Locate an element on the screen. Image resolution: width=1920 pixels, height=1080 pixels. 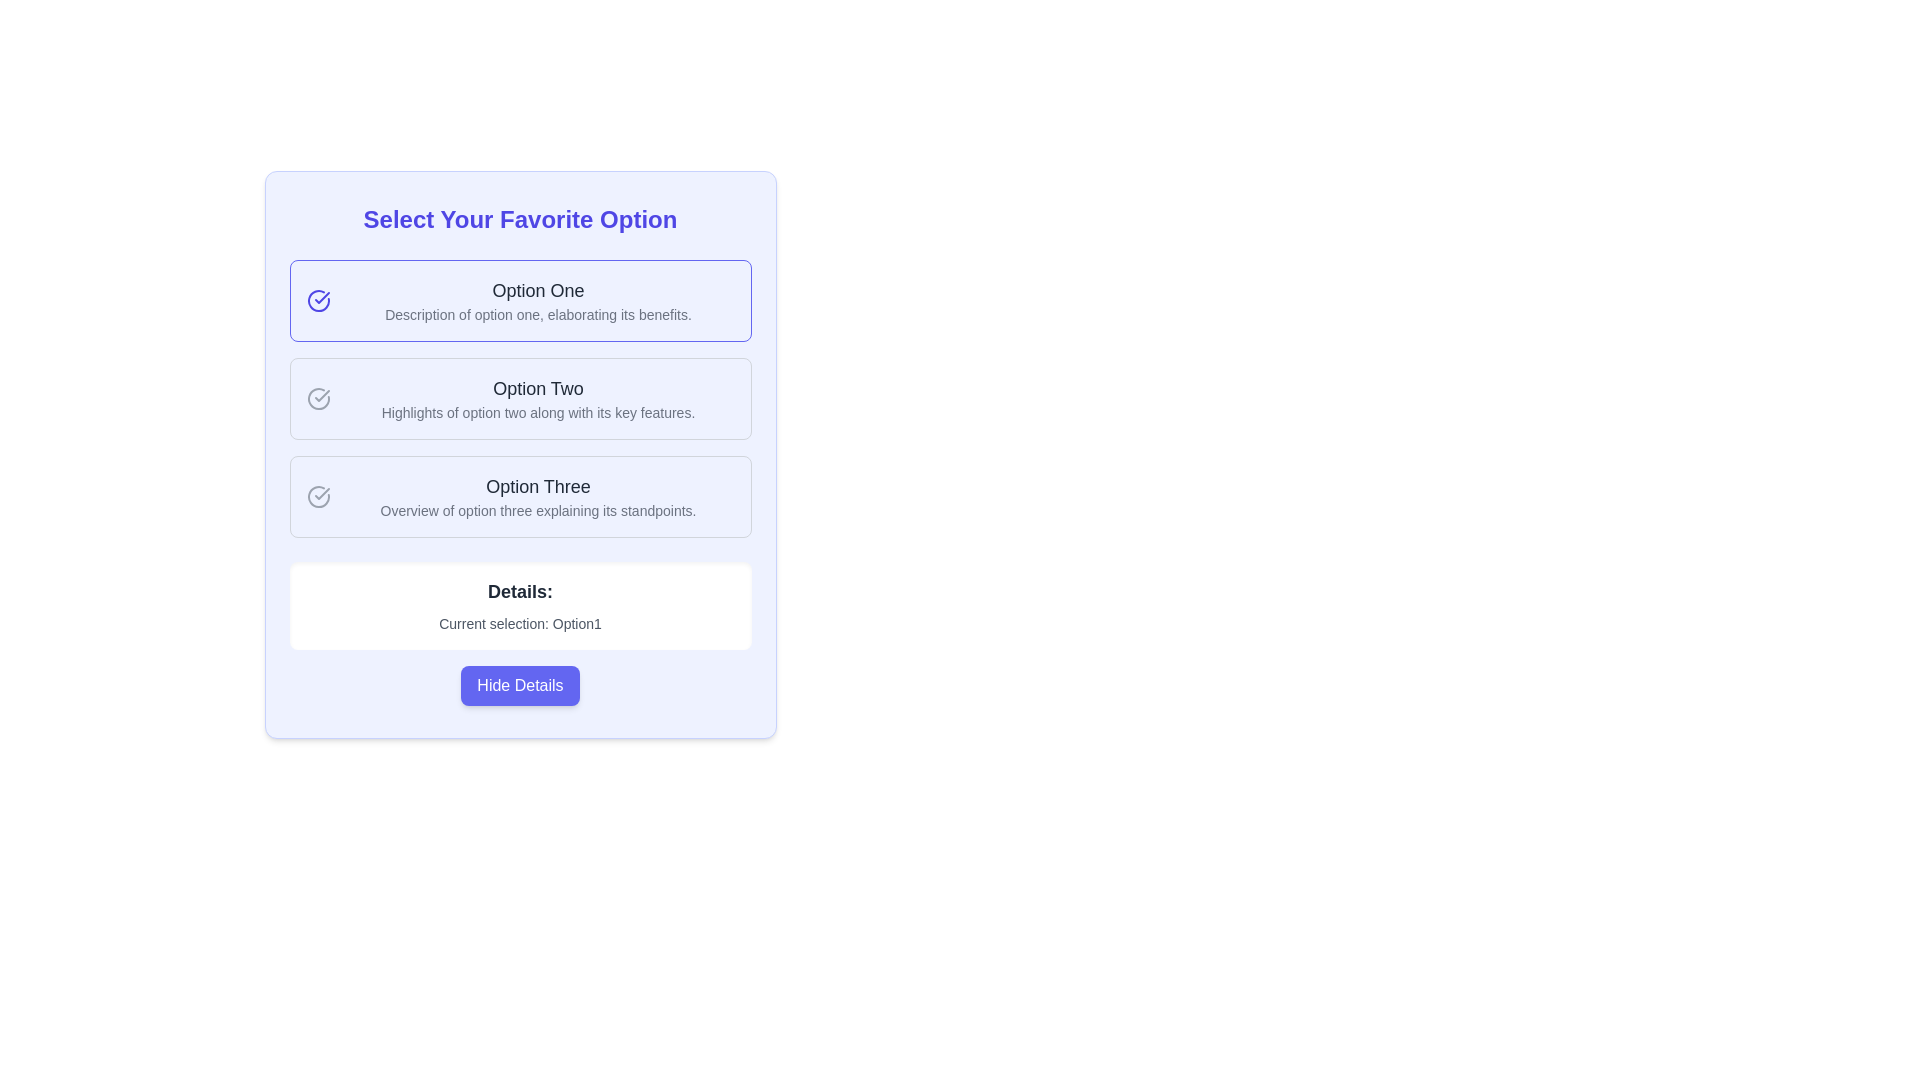
the static text description that reads 'Highlights of option two along with its key features,' located below the title 'Option Two' in the highlighted options section is located at coordinates (538, 411).